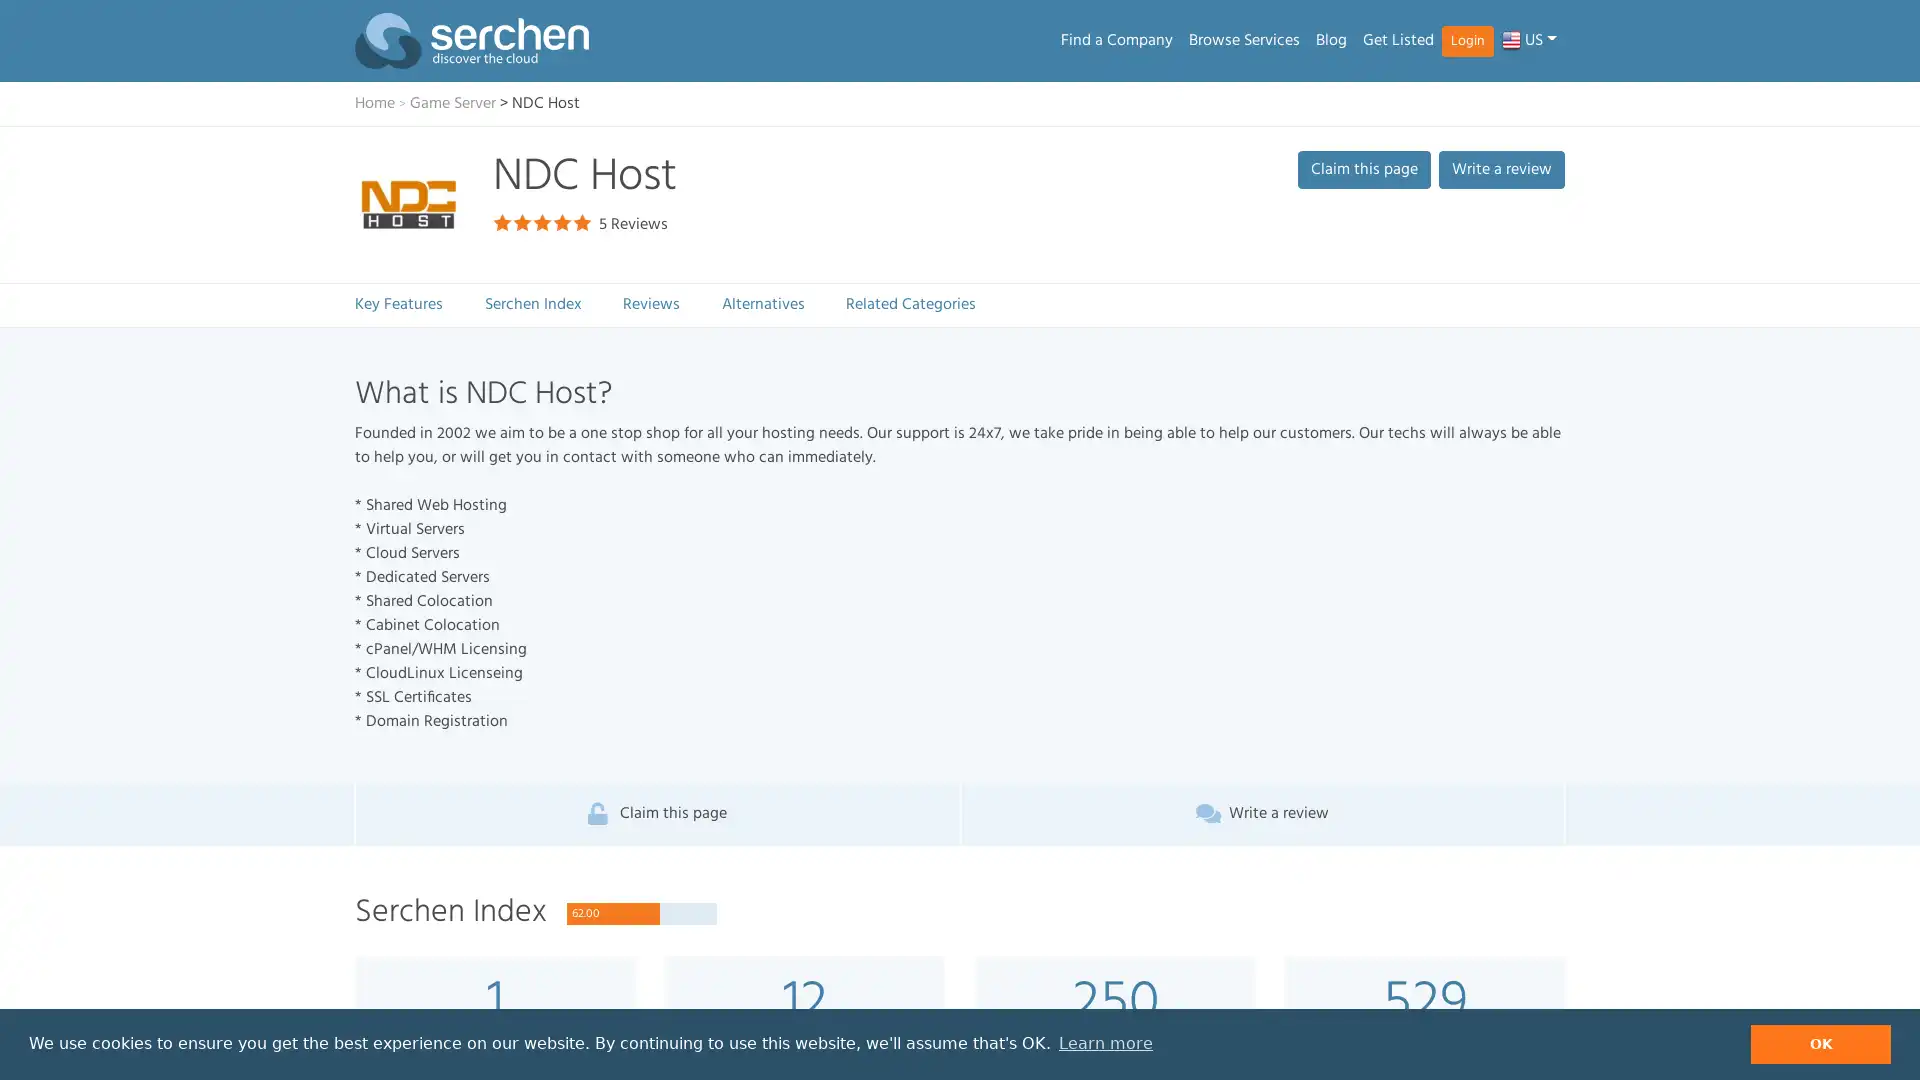  What do you see at coordinates (1820, 1043) in the screenshot?
I see `dismiss cookie message` at bounding box center [1820, 1043].